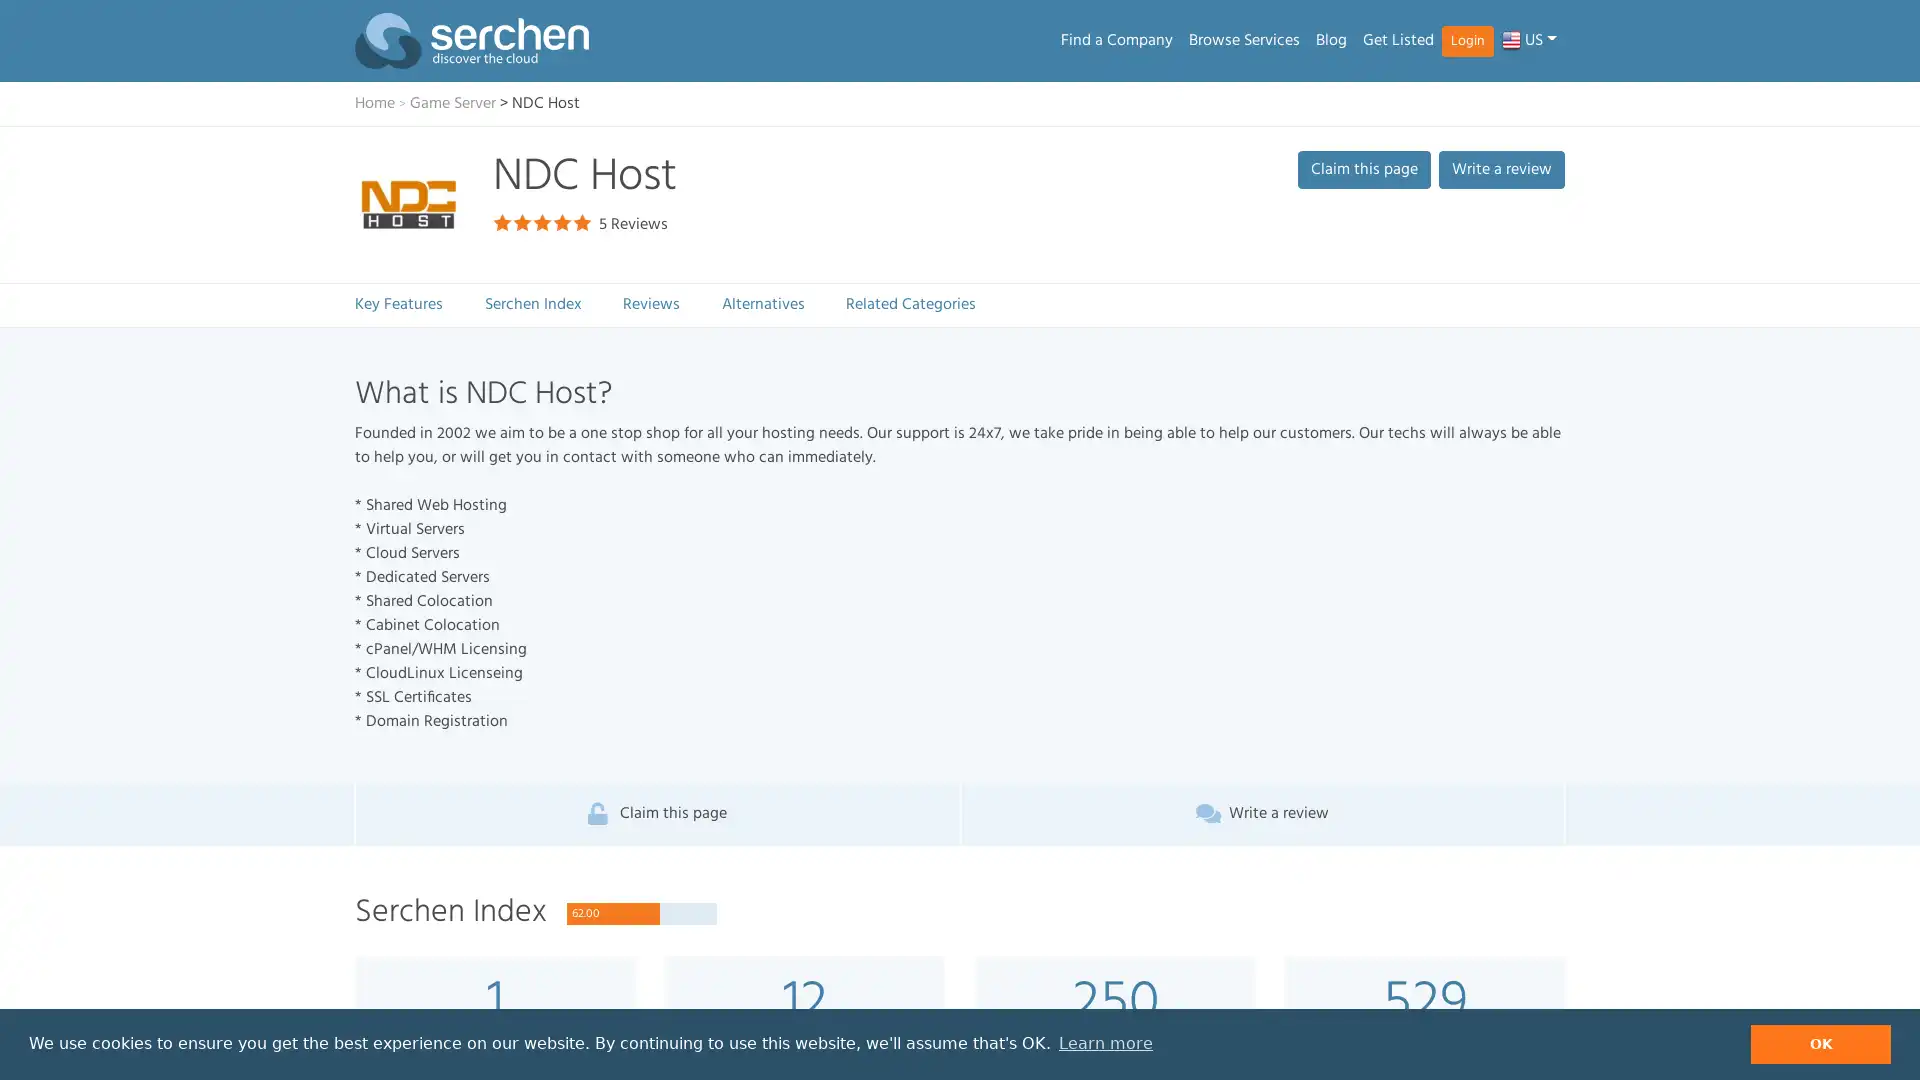  What do you see at coordinates (1820, 1043) in the screenshot?
I see `dismiss cookie message` at bounding box center [1820, 1043].